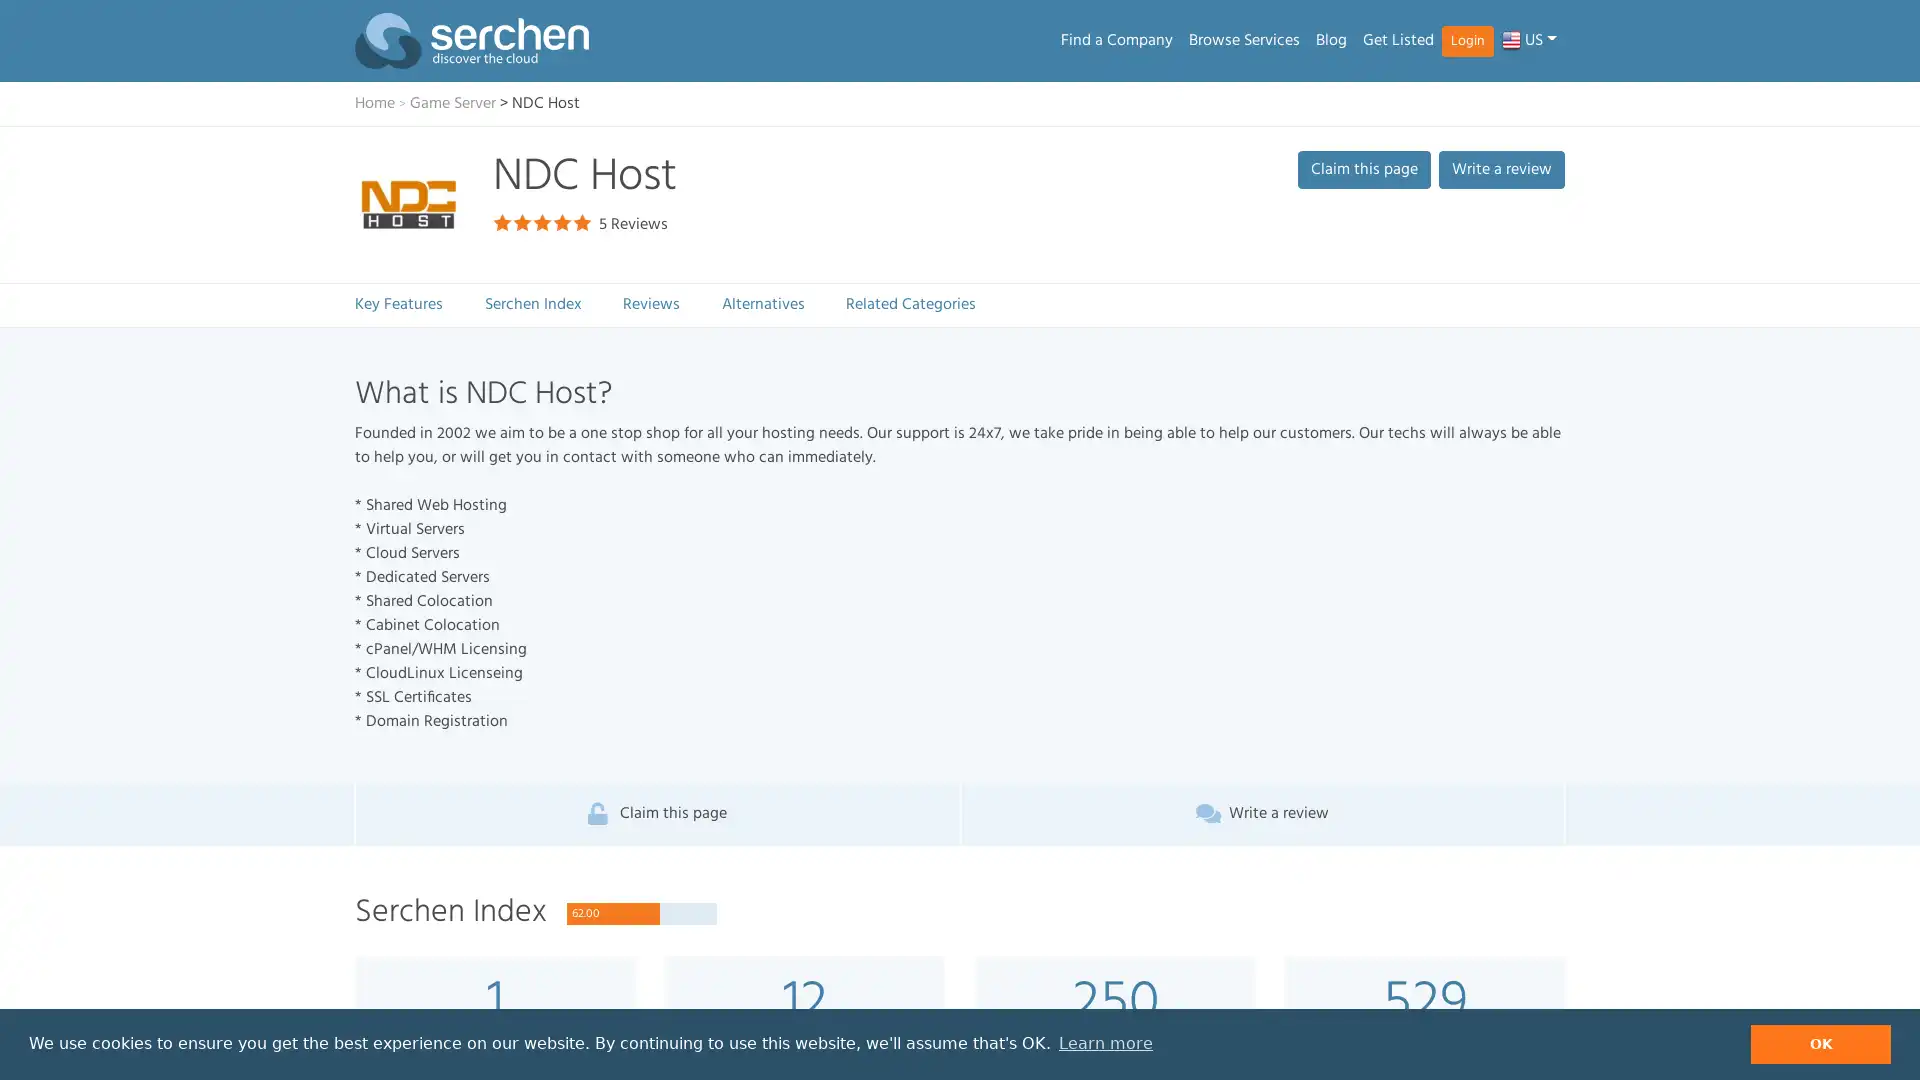  What do you see at coordinates (1820, 1043) in the screenshot?
I see `dismiss cookie message` at bounding box center [1820, 1043].